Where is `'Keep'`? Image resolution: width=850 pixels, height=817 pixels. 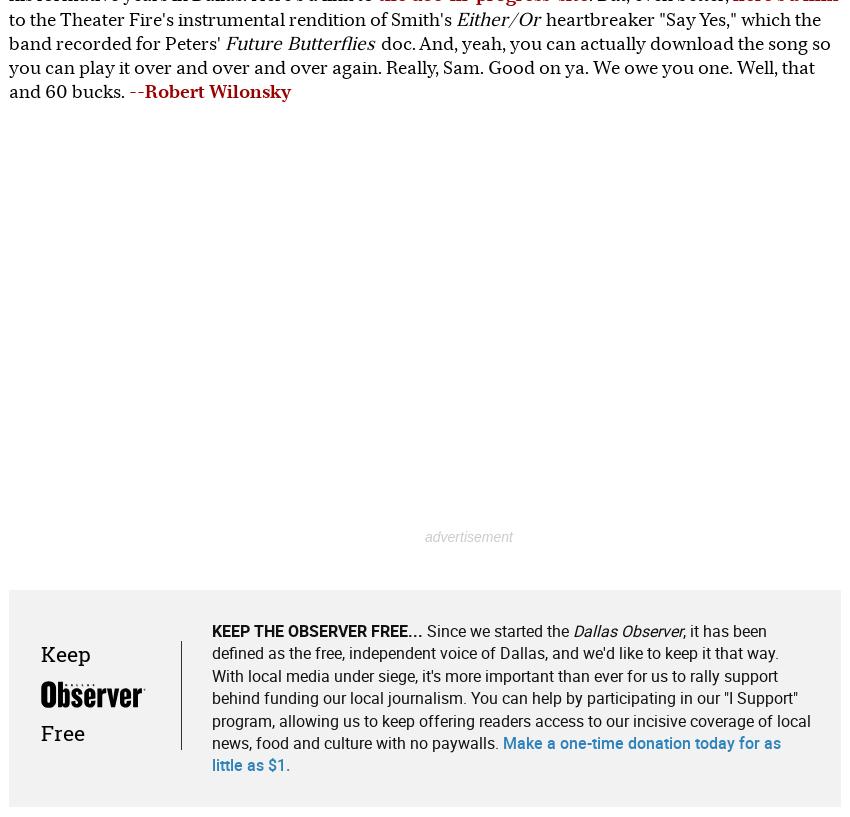 'Keep' is located at coordinates (39, 653).